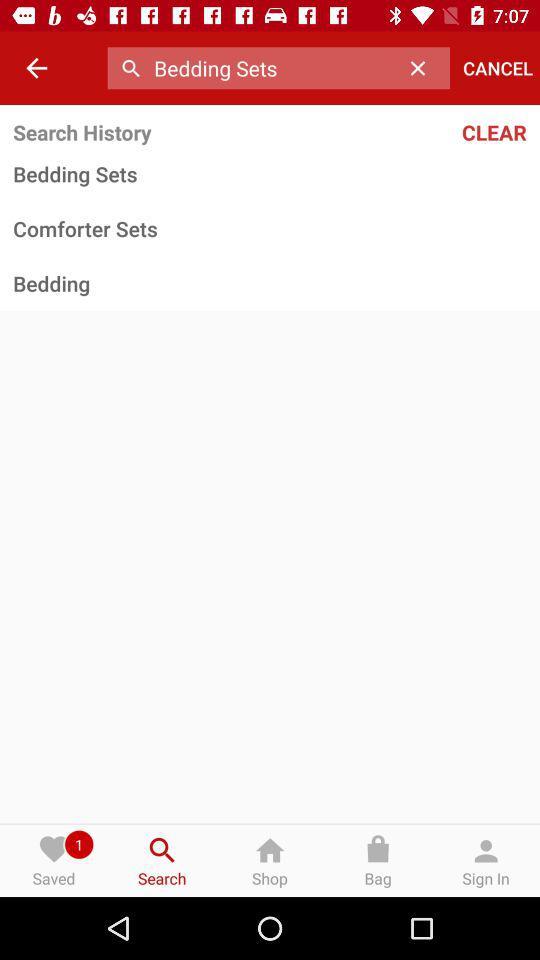  I want to click on the item above the bedding sets, so click(449, 131).